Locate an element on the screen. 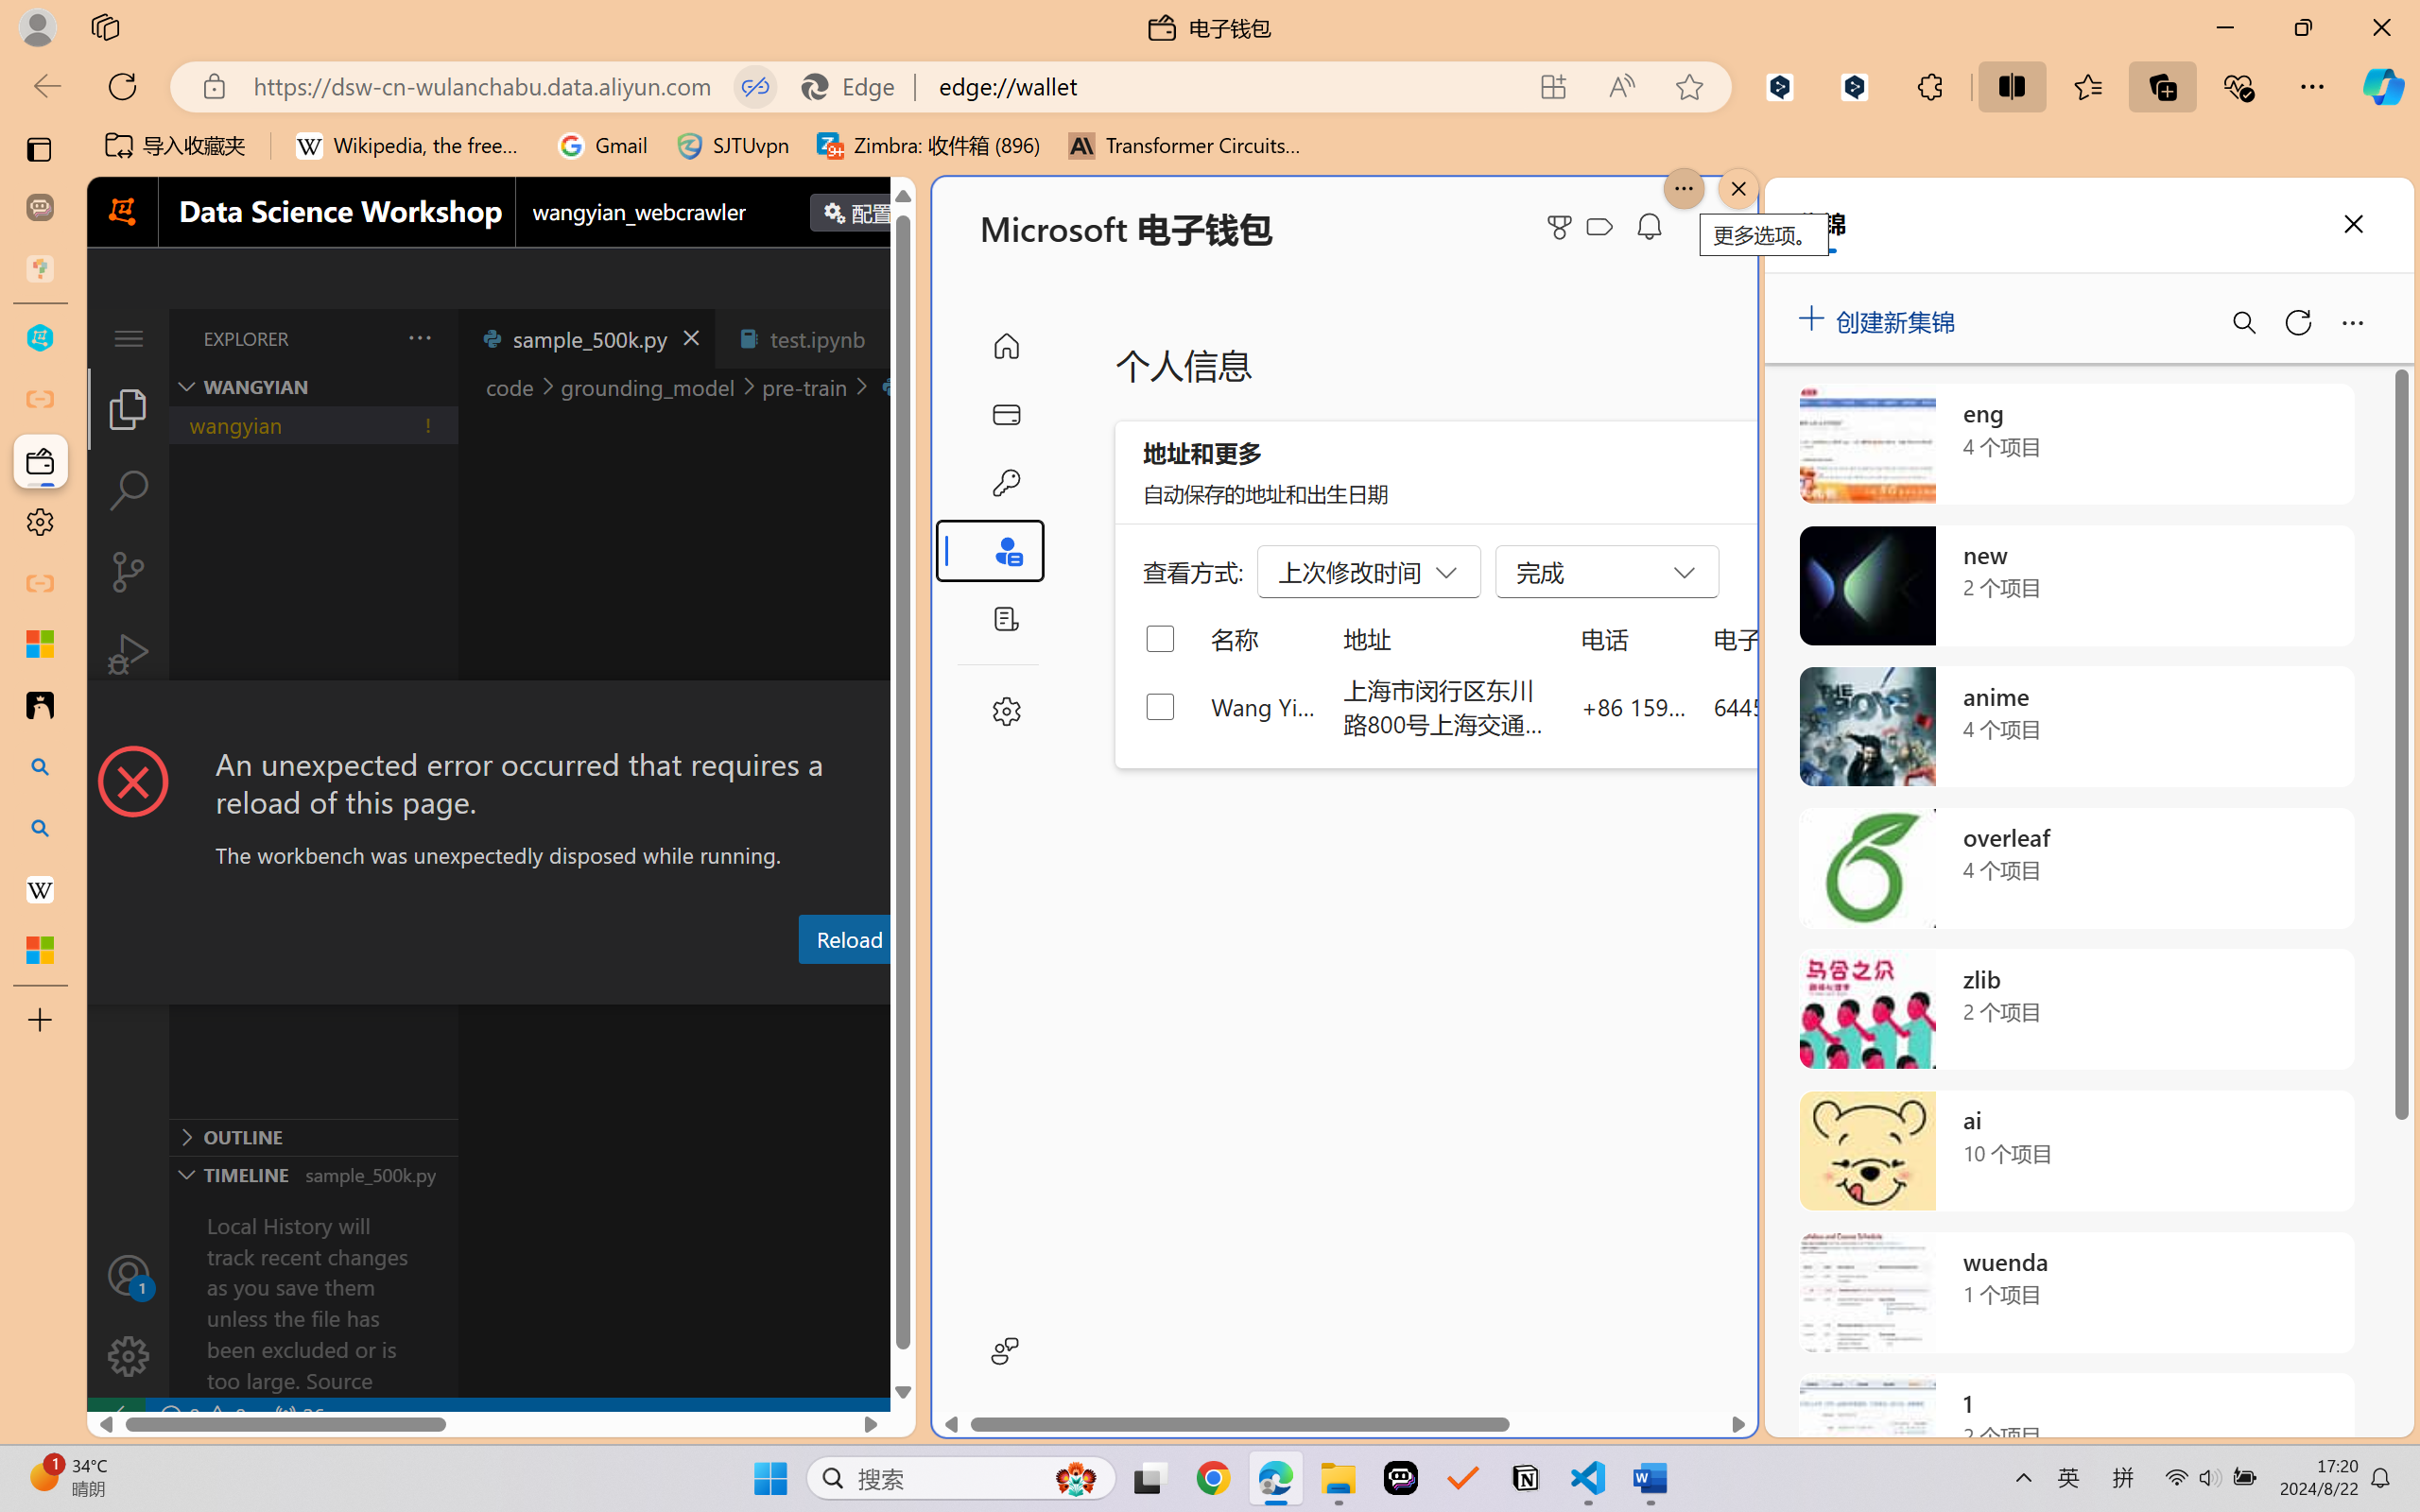  'Debug Console (Ctrl+Shift+Y)' is located at coordinates (807, 986).